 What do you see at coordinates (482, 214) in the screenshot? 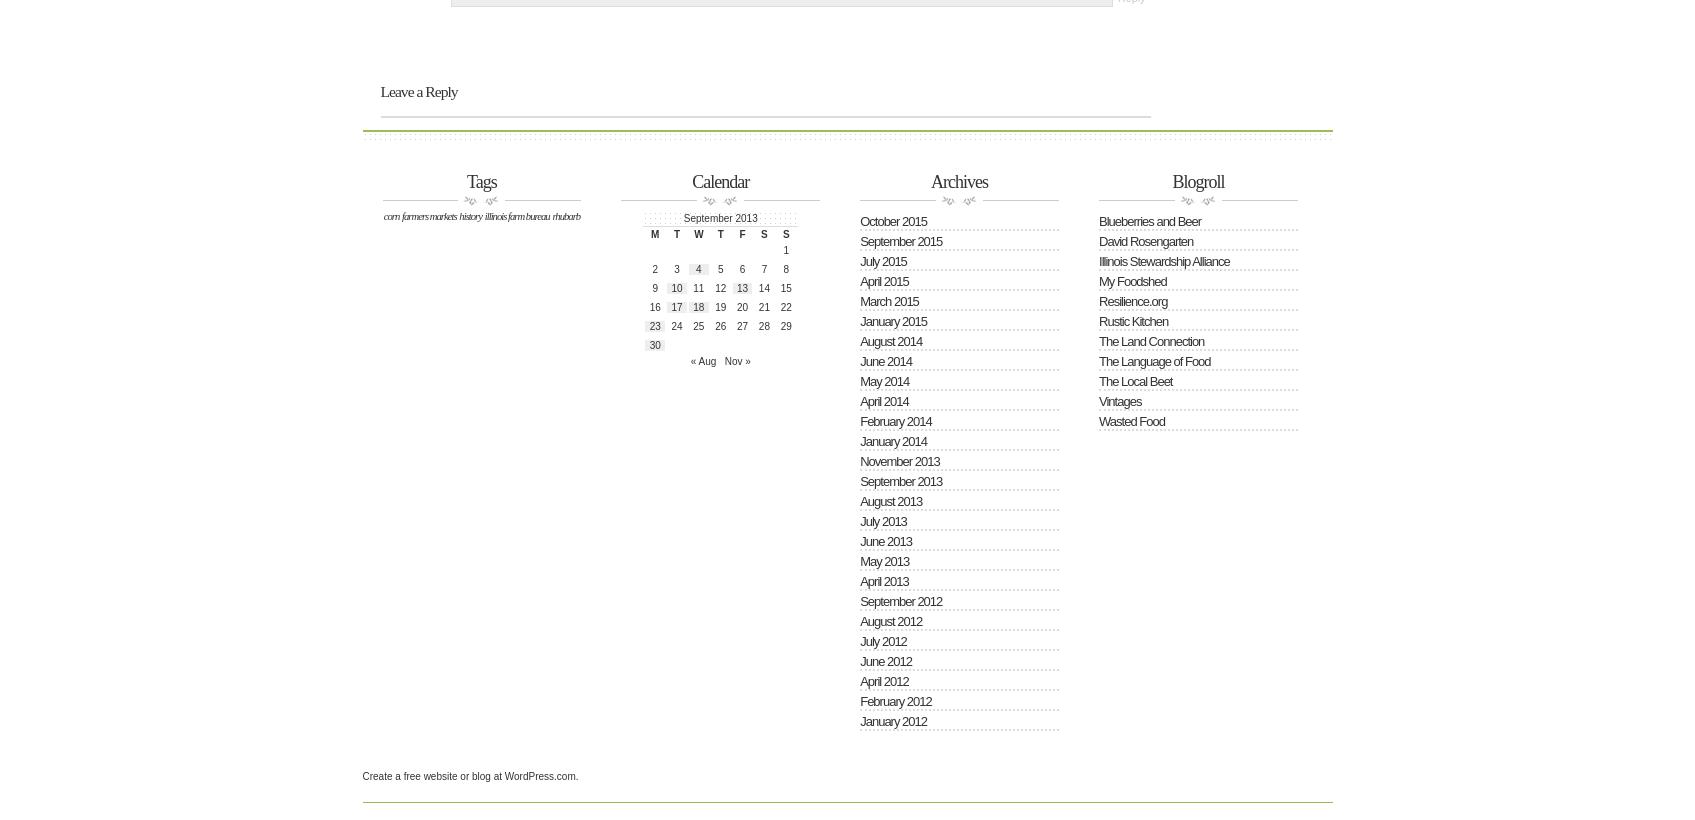
I see `'Illinois Farm Bureau'` at bounding box center [482, 214].